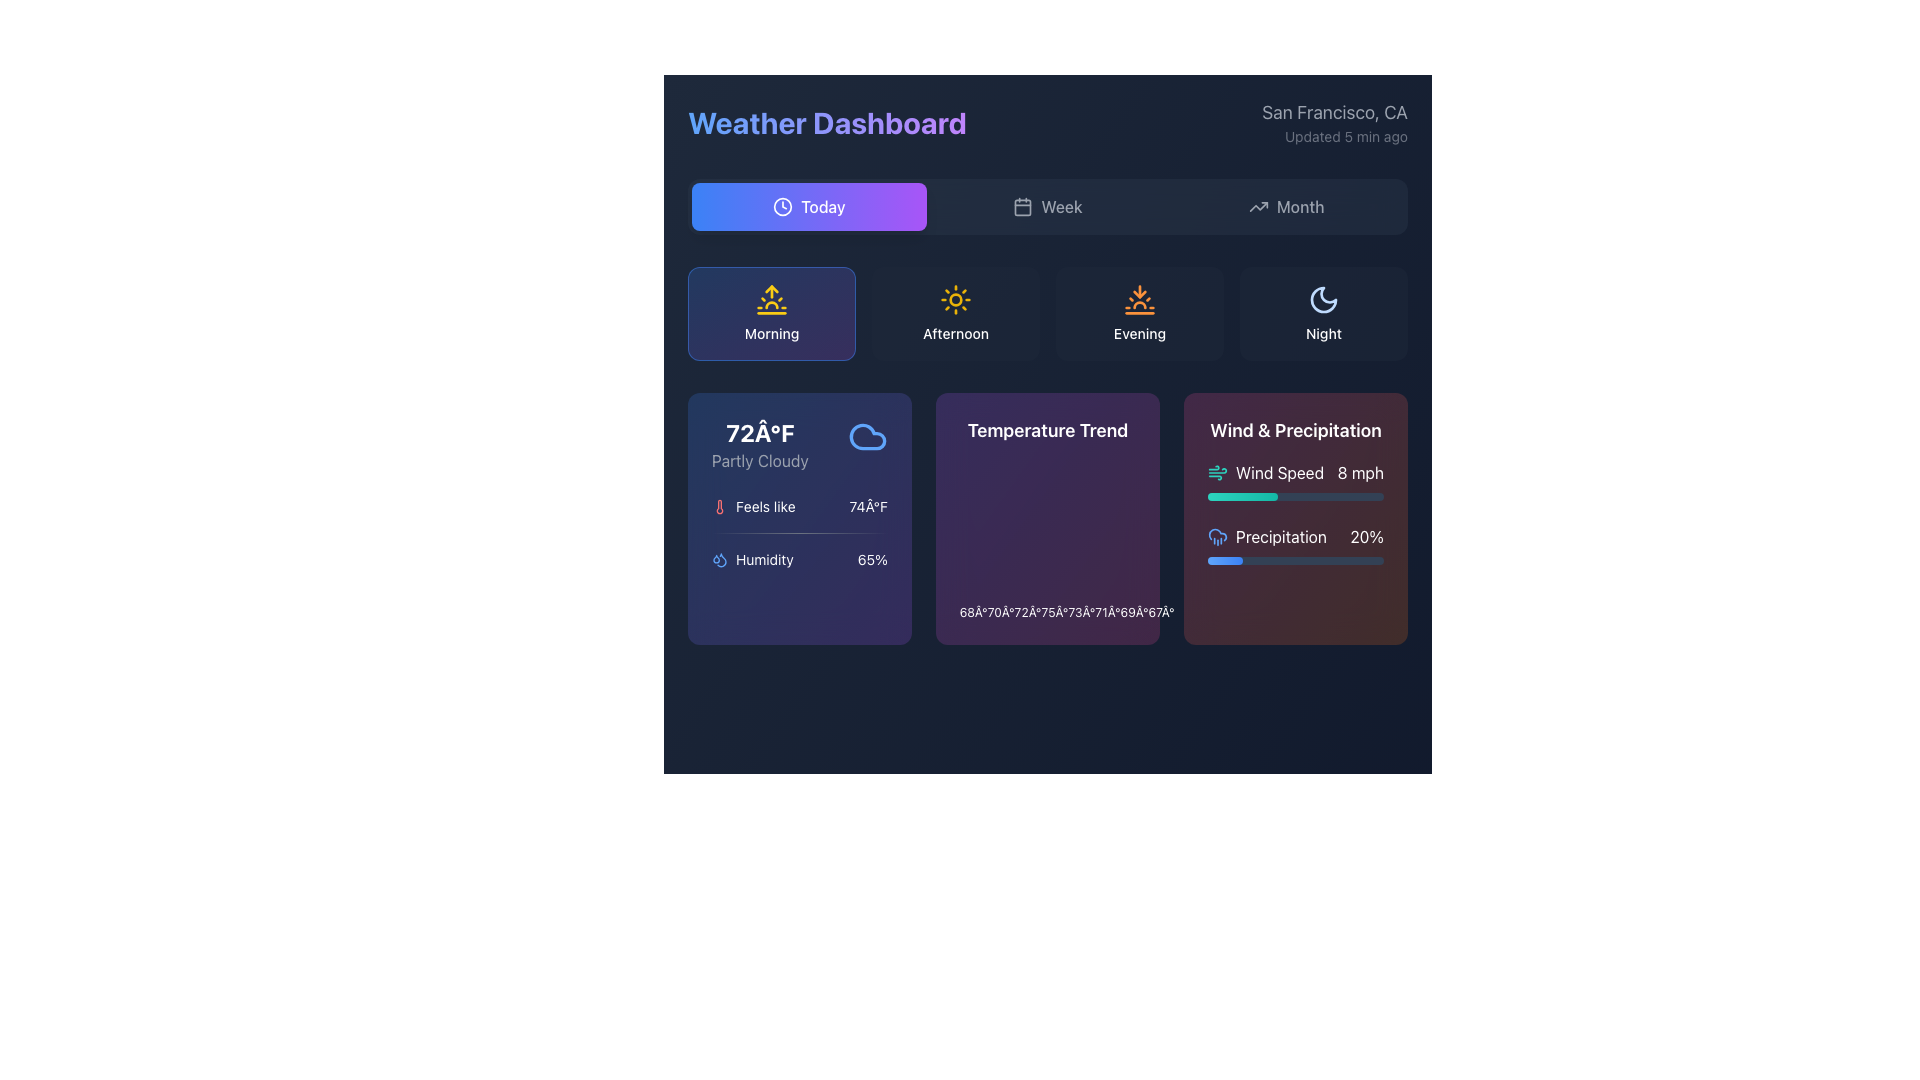  I want to click on the 'Today' text label which serves as an indicator for selecting today's view in the dashboard, located in the upper left section of the interface, so click(823, 207).